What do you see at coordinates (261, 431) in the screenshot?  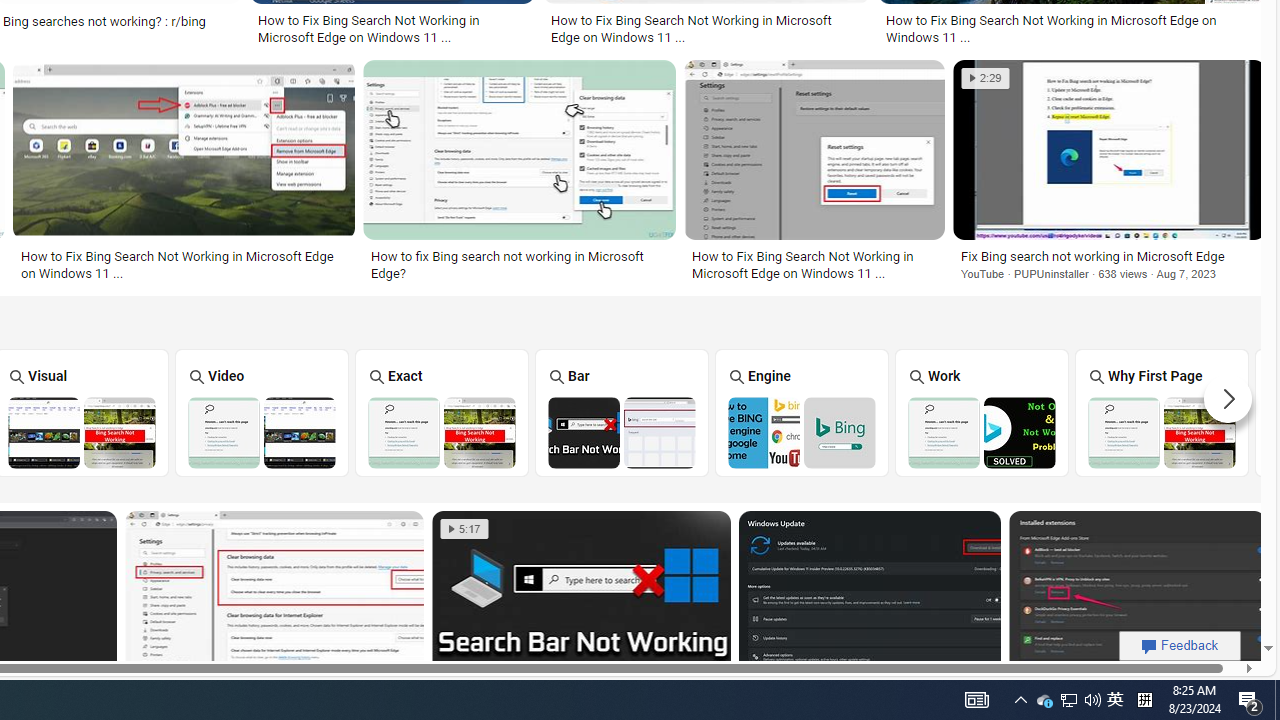 I see `'Bing Video Search Not Working'` at bounding box center [261, 431].